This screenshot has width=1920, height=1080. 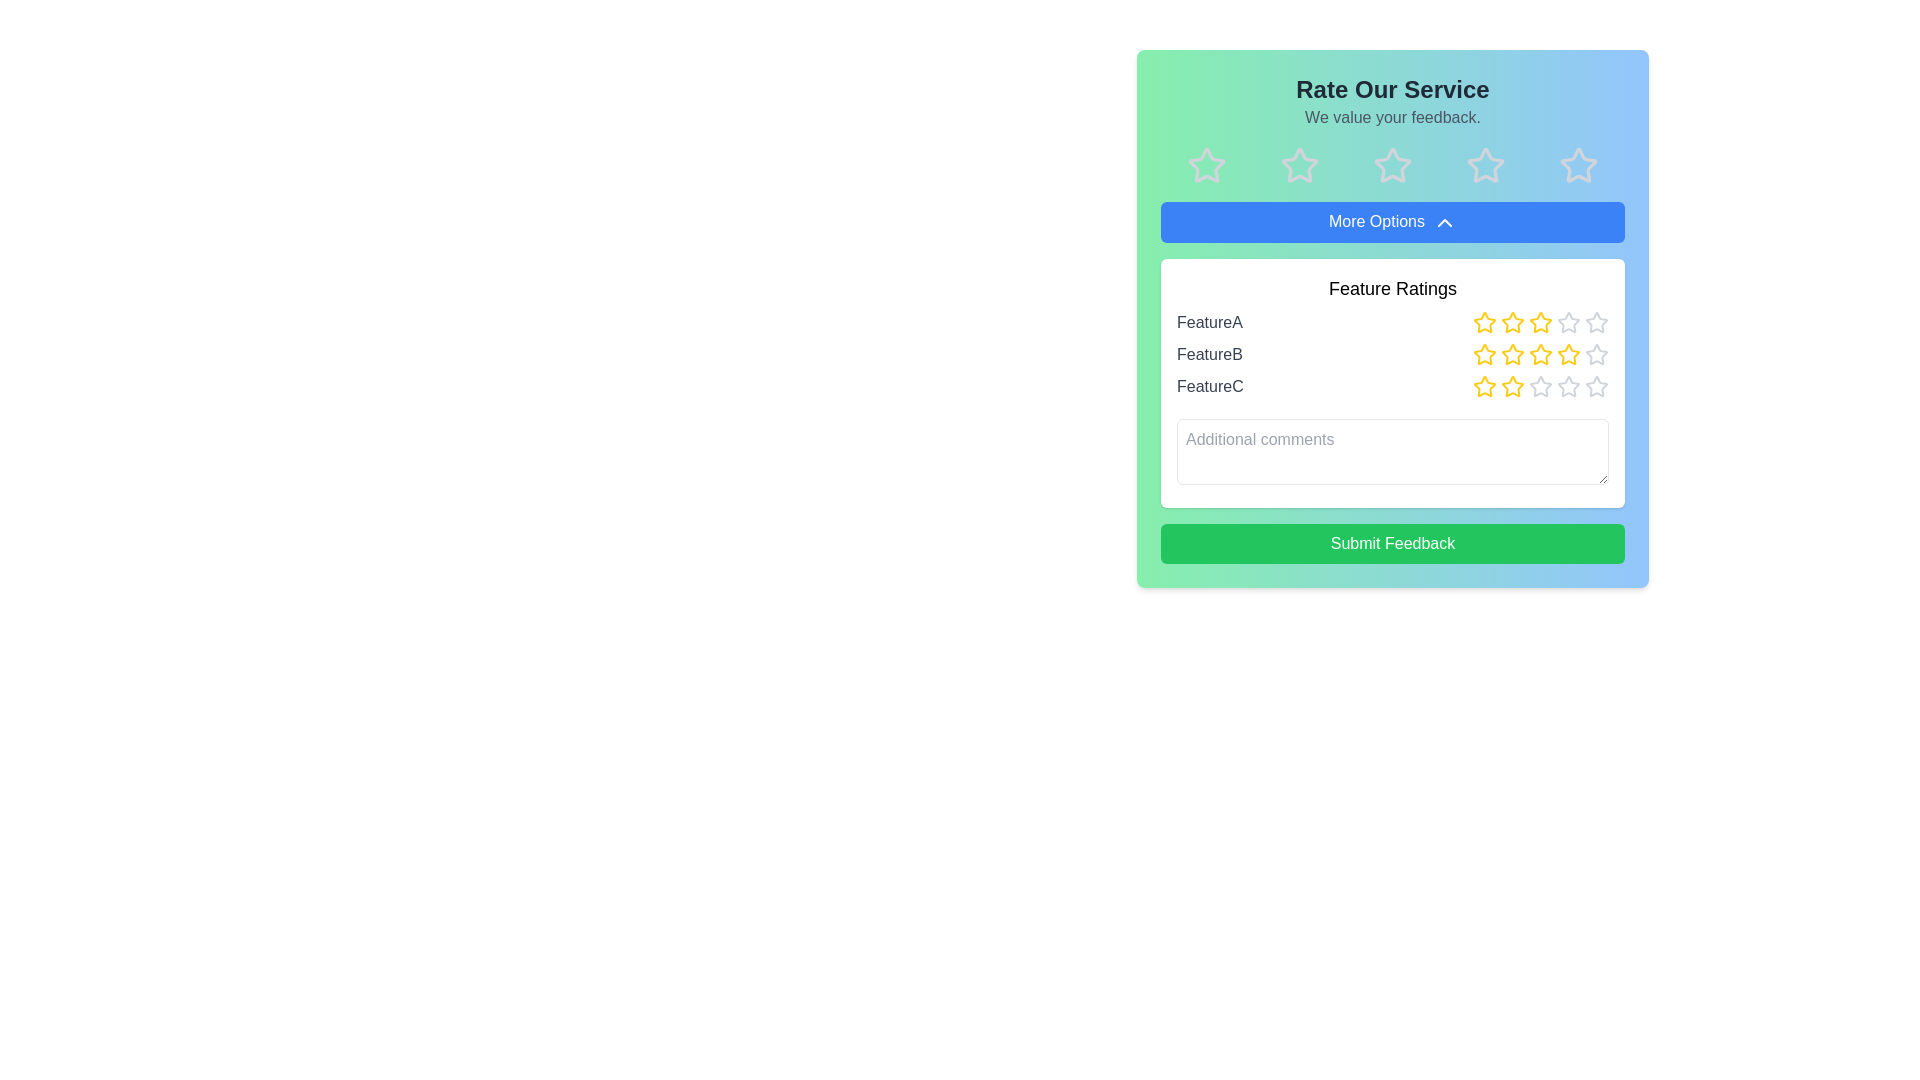 What do you see at coordinates (1568, 386) in the screenshot?
I see `the fourth star in the interactive star rating icon located in the third row under the 'FeatureC' column` at bounding box center [1568, 386].